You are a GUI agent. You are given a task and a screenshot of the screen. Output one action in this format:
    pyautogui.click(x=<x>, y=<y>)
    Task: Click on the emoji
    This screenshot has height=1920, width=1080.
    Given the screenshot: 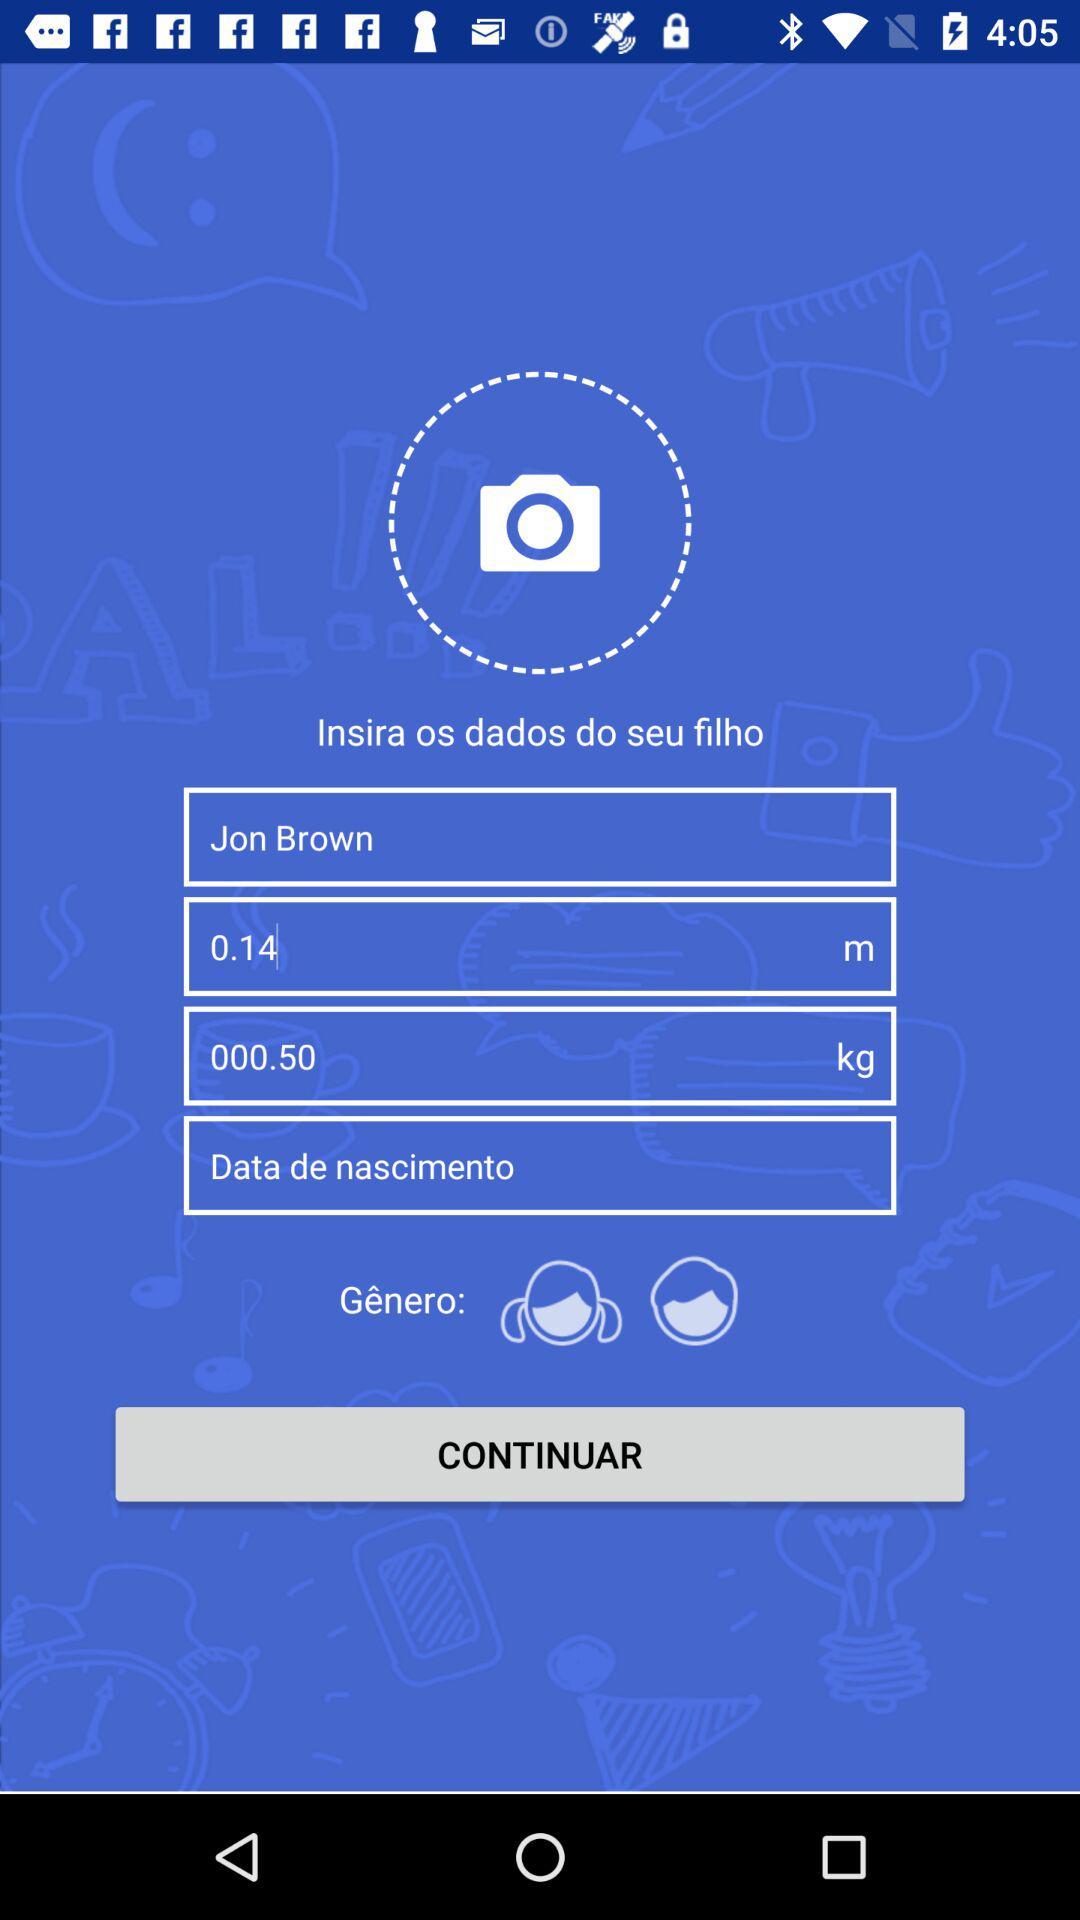 What is the action you would take?
    pyautogui.click(x=561, y=1299)
    